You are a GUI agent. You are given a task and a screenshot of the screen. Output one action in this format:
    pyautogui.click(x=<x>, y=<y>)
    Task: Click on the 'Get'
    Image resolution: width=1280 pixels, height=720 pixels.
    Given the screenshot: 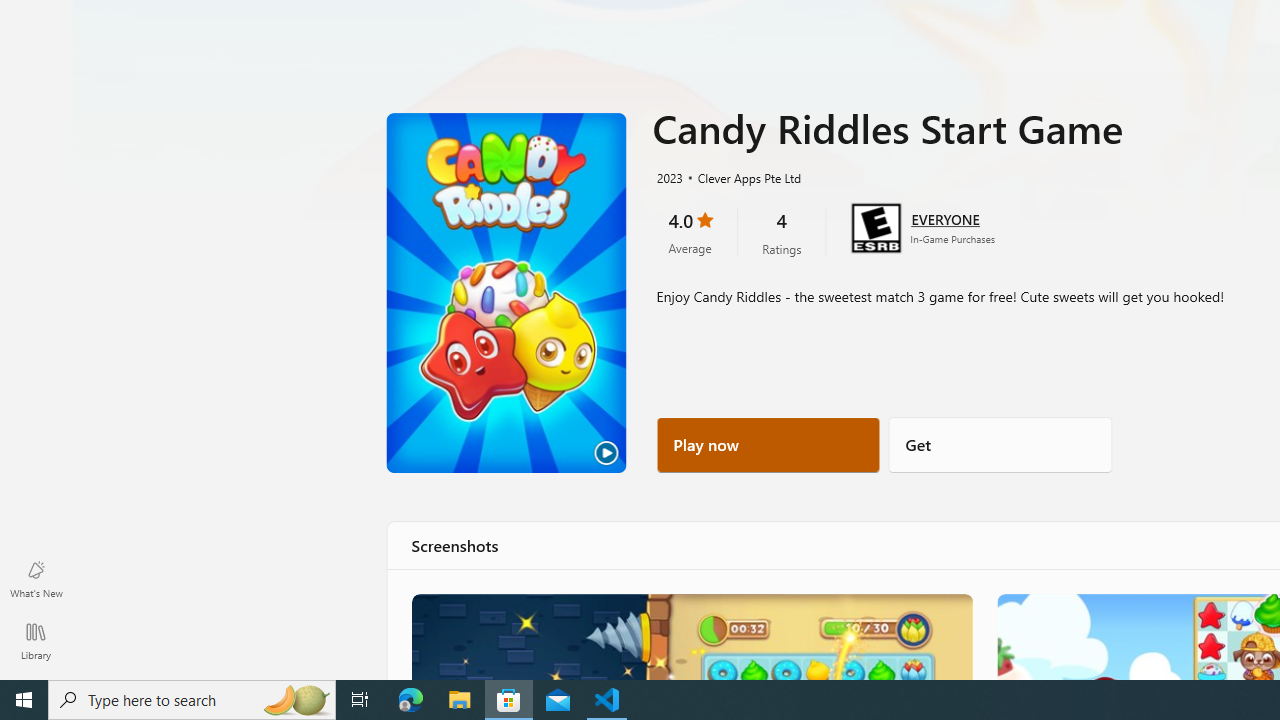 What is the action you would take?
    pyautogui.click(x=1000, y=443)
    